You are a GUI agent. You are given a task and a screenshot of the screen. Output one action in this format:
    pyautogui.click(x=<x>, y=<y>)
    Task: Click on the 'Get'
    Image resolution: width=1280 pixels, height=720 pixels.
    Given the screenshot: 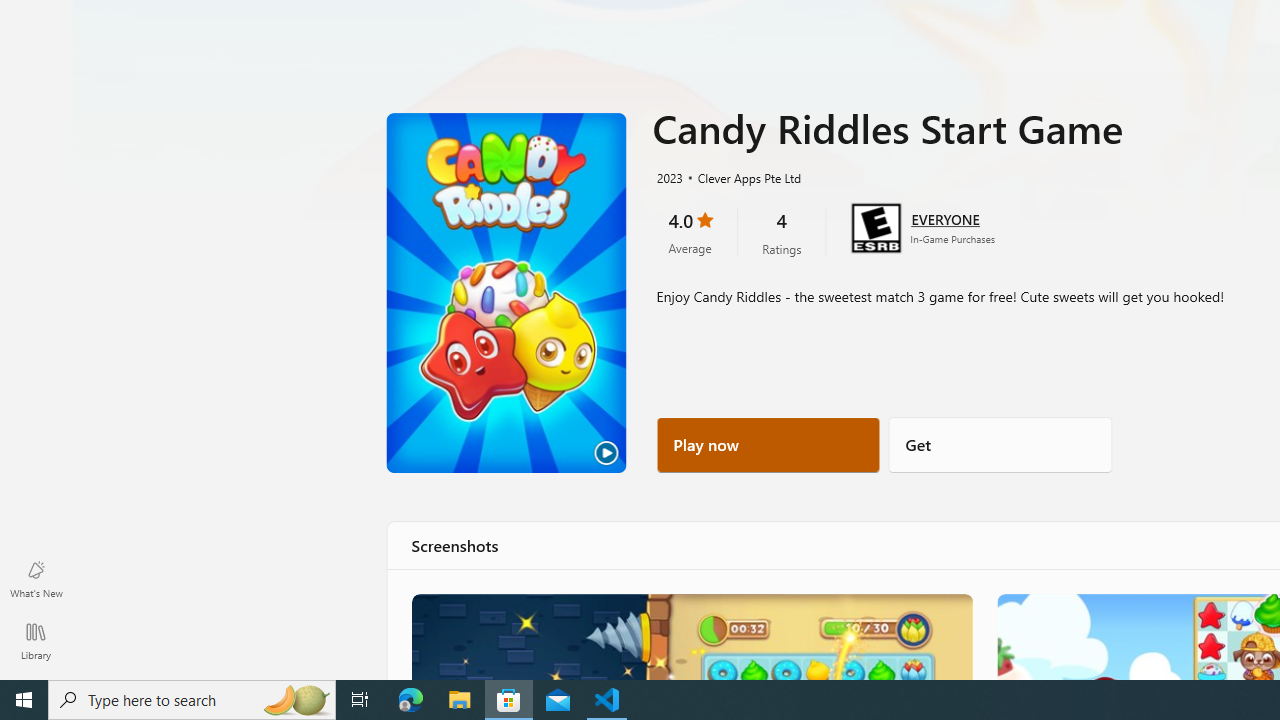 What is the action you would take?
    pyautogui.click(x=1000, y=443)
    